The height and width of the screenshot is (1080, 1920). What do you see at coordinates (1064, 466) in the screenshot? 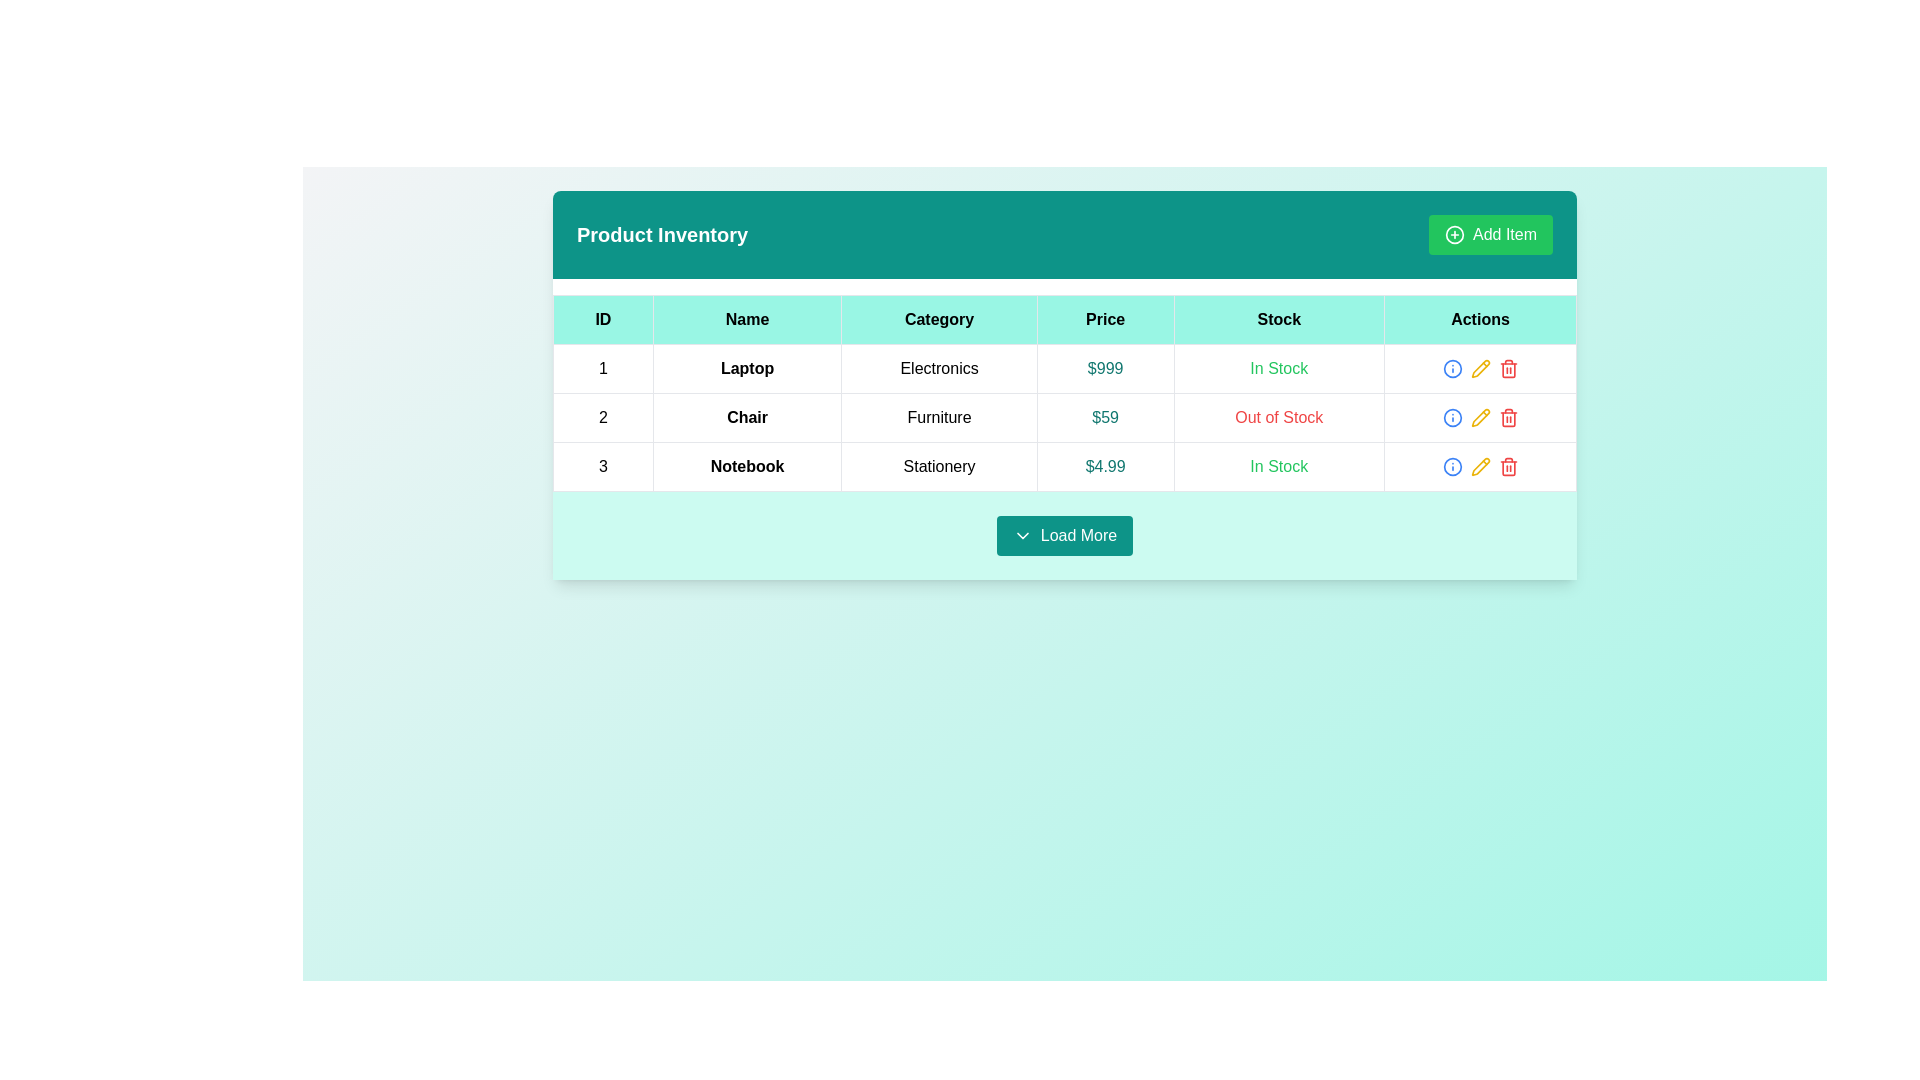
I see `to select the row in the product inventory table representing the notebook, which is the third row containing ID '3', product name 'Notebook', category 'Stationery', price '$4.99', and stock status 'In Stock'` at bounding box center [1064, 466].